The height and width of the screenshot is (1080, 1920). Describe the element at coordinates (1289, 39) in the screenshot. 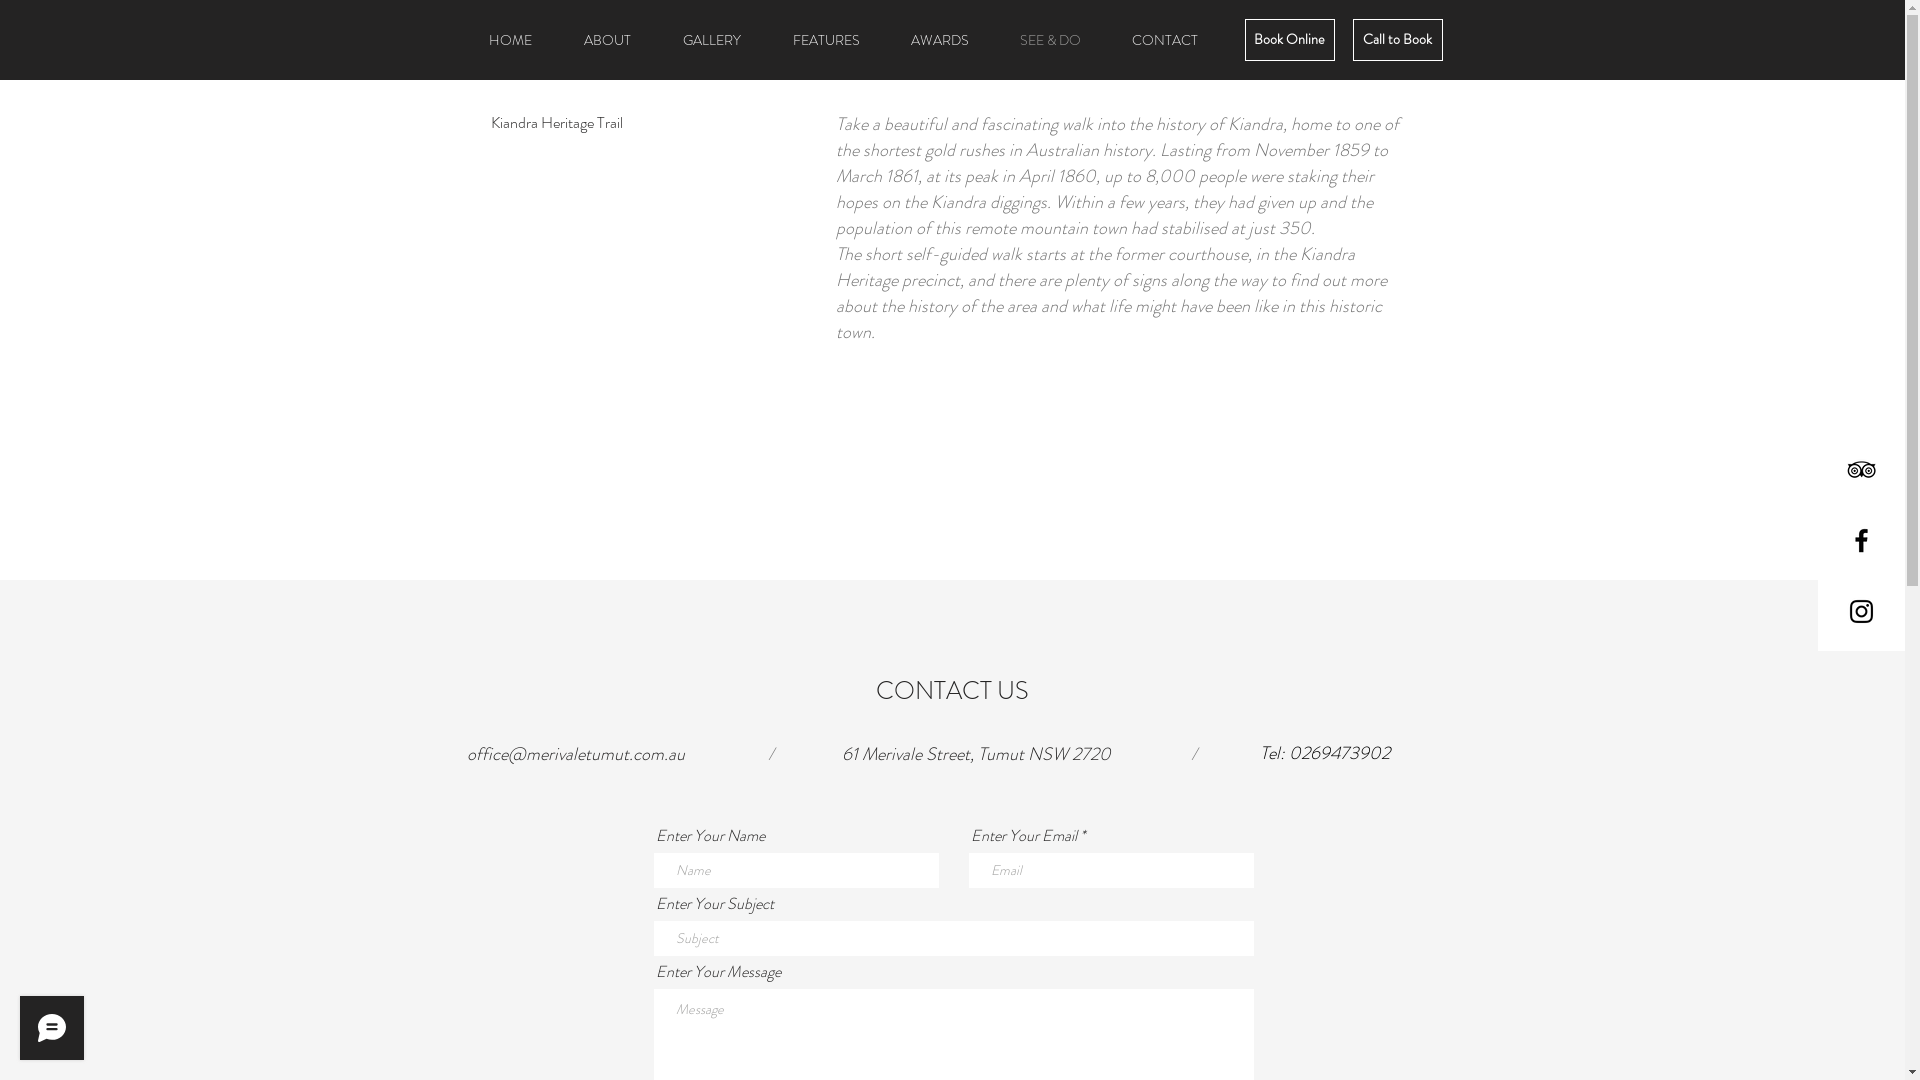

I see `'Book Online'` at that location.